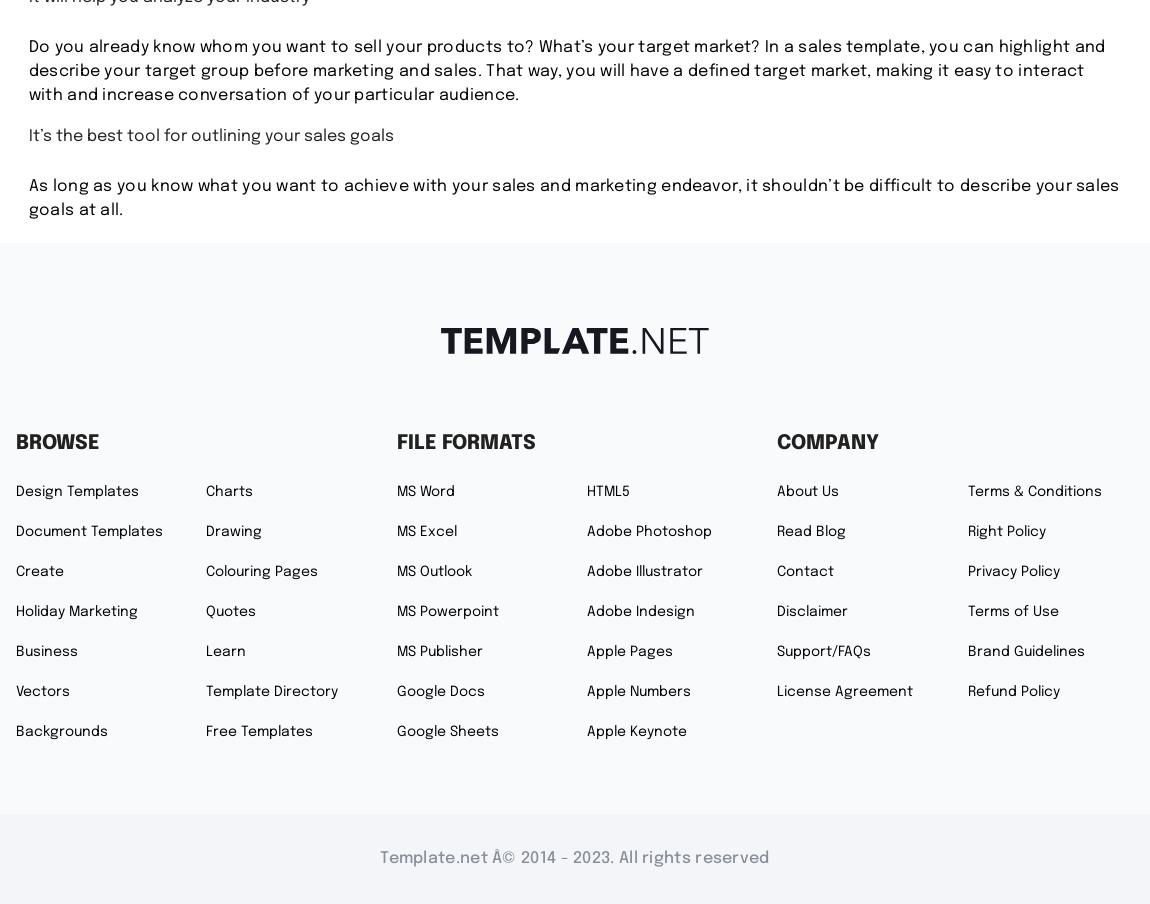 The width and height of the screenshot is (1150, 904). What do you see at coordinates (76, 490) in the screenshot?
I see `'Design Templates'` at bounding box center [76, 490].